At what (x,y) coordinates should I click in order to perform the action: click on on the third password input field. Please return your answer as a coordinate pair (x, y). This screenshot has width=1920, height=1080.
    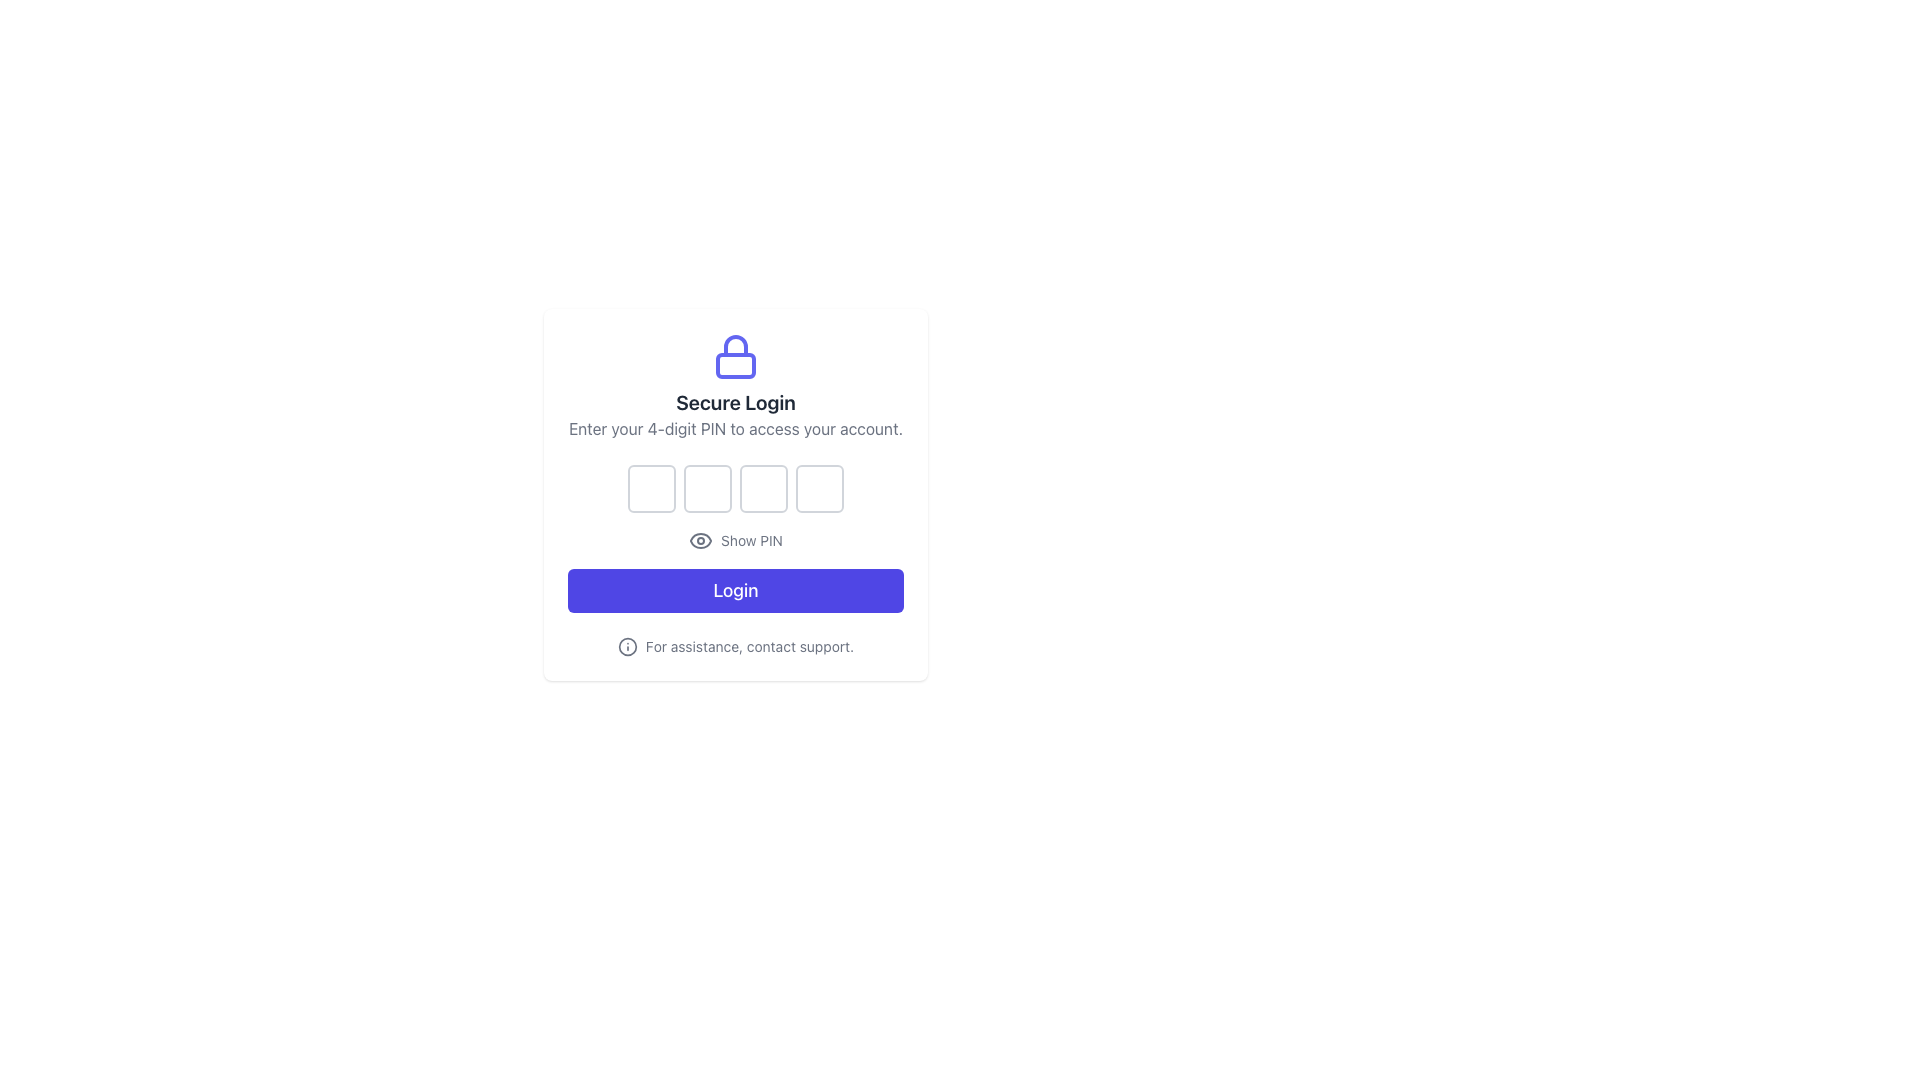
    Looking at the image, I should click on (762, 489).